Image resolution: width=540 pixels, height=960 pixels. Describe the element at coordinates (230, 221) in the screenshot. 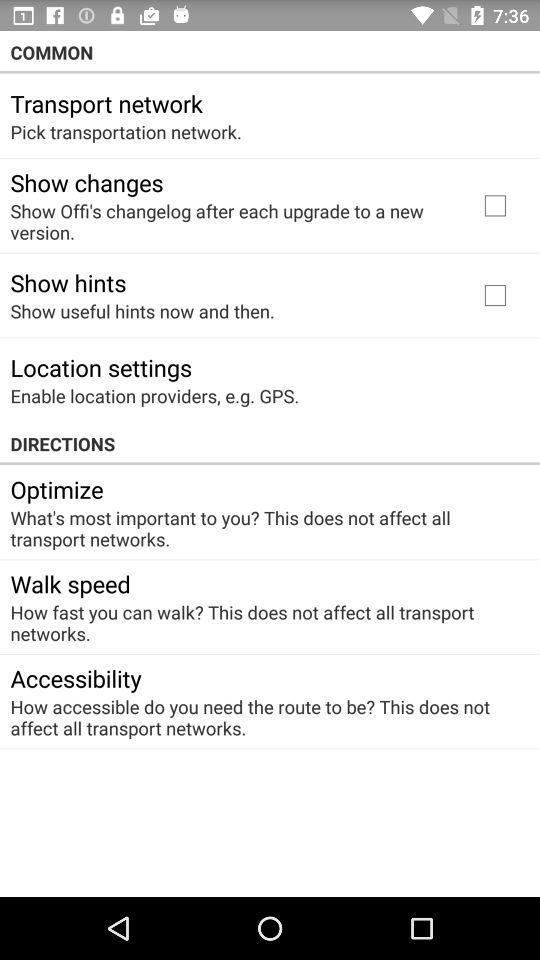

I see `icon above the show hints` at that location.